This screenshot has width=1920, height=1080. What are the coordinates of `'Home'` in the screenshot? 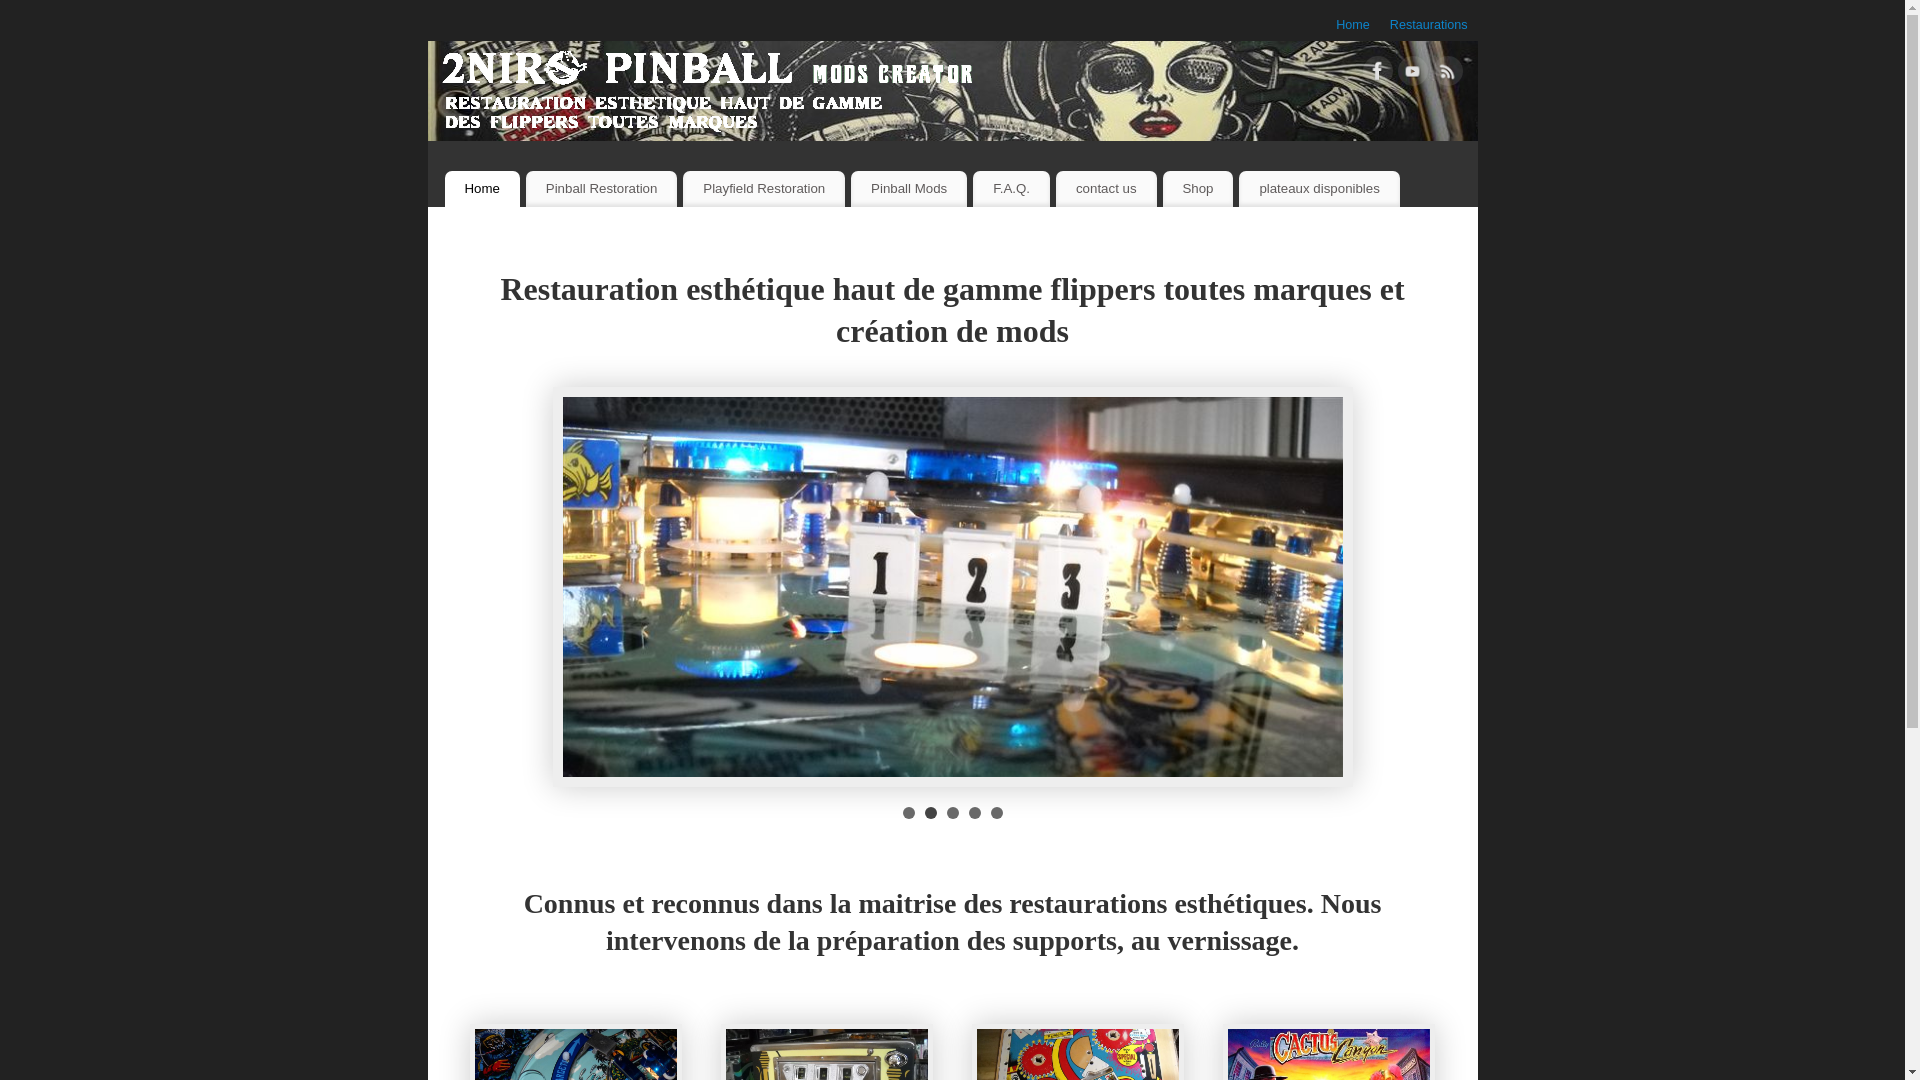 It's located at (1353, 24).